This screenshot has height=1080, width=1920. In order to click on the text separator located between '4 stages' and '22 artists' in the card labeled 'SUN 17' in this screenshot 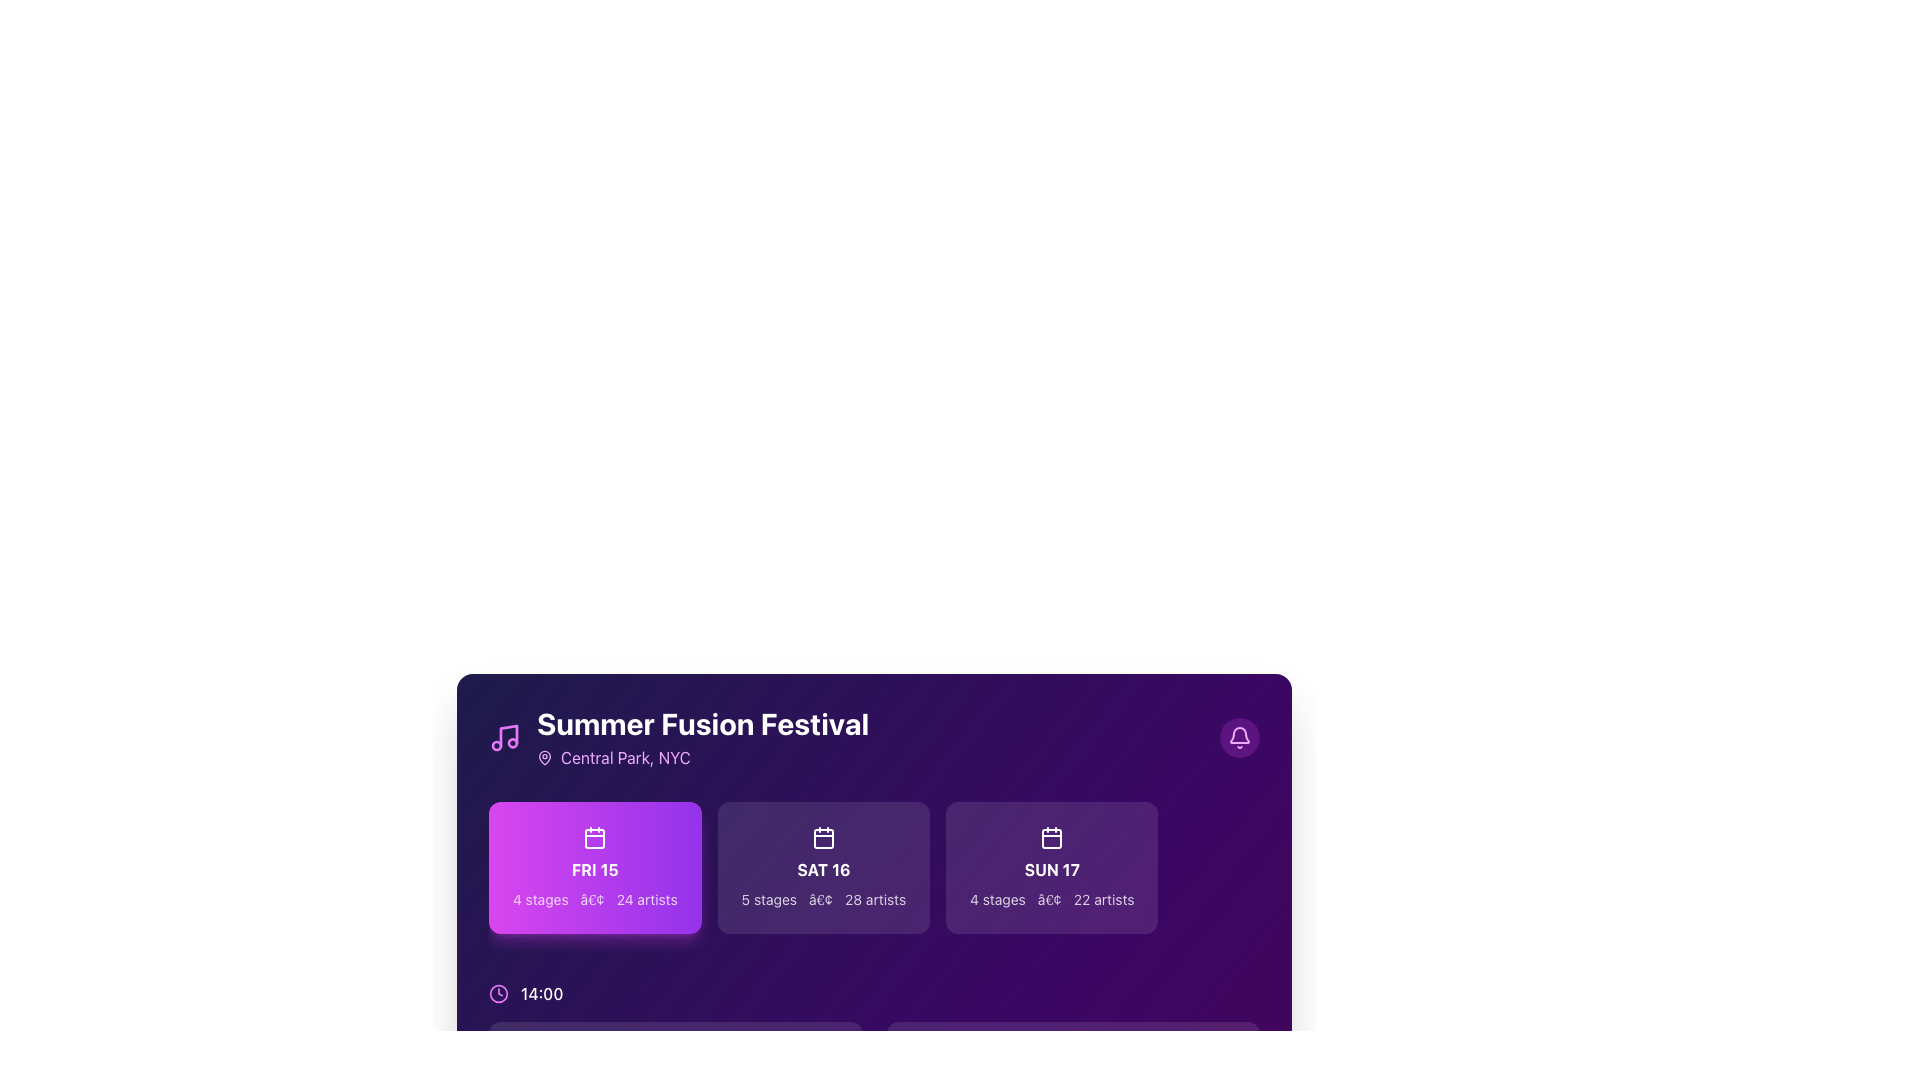, I will do `click(1048, 898)`.